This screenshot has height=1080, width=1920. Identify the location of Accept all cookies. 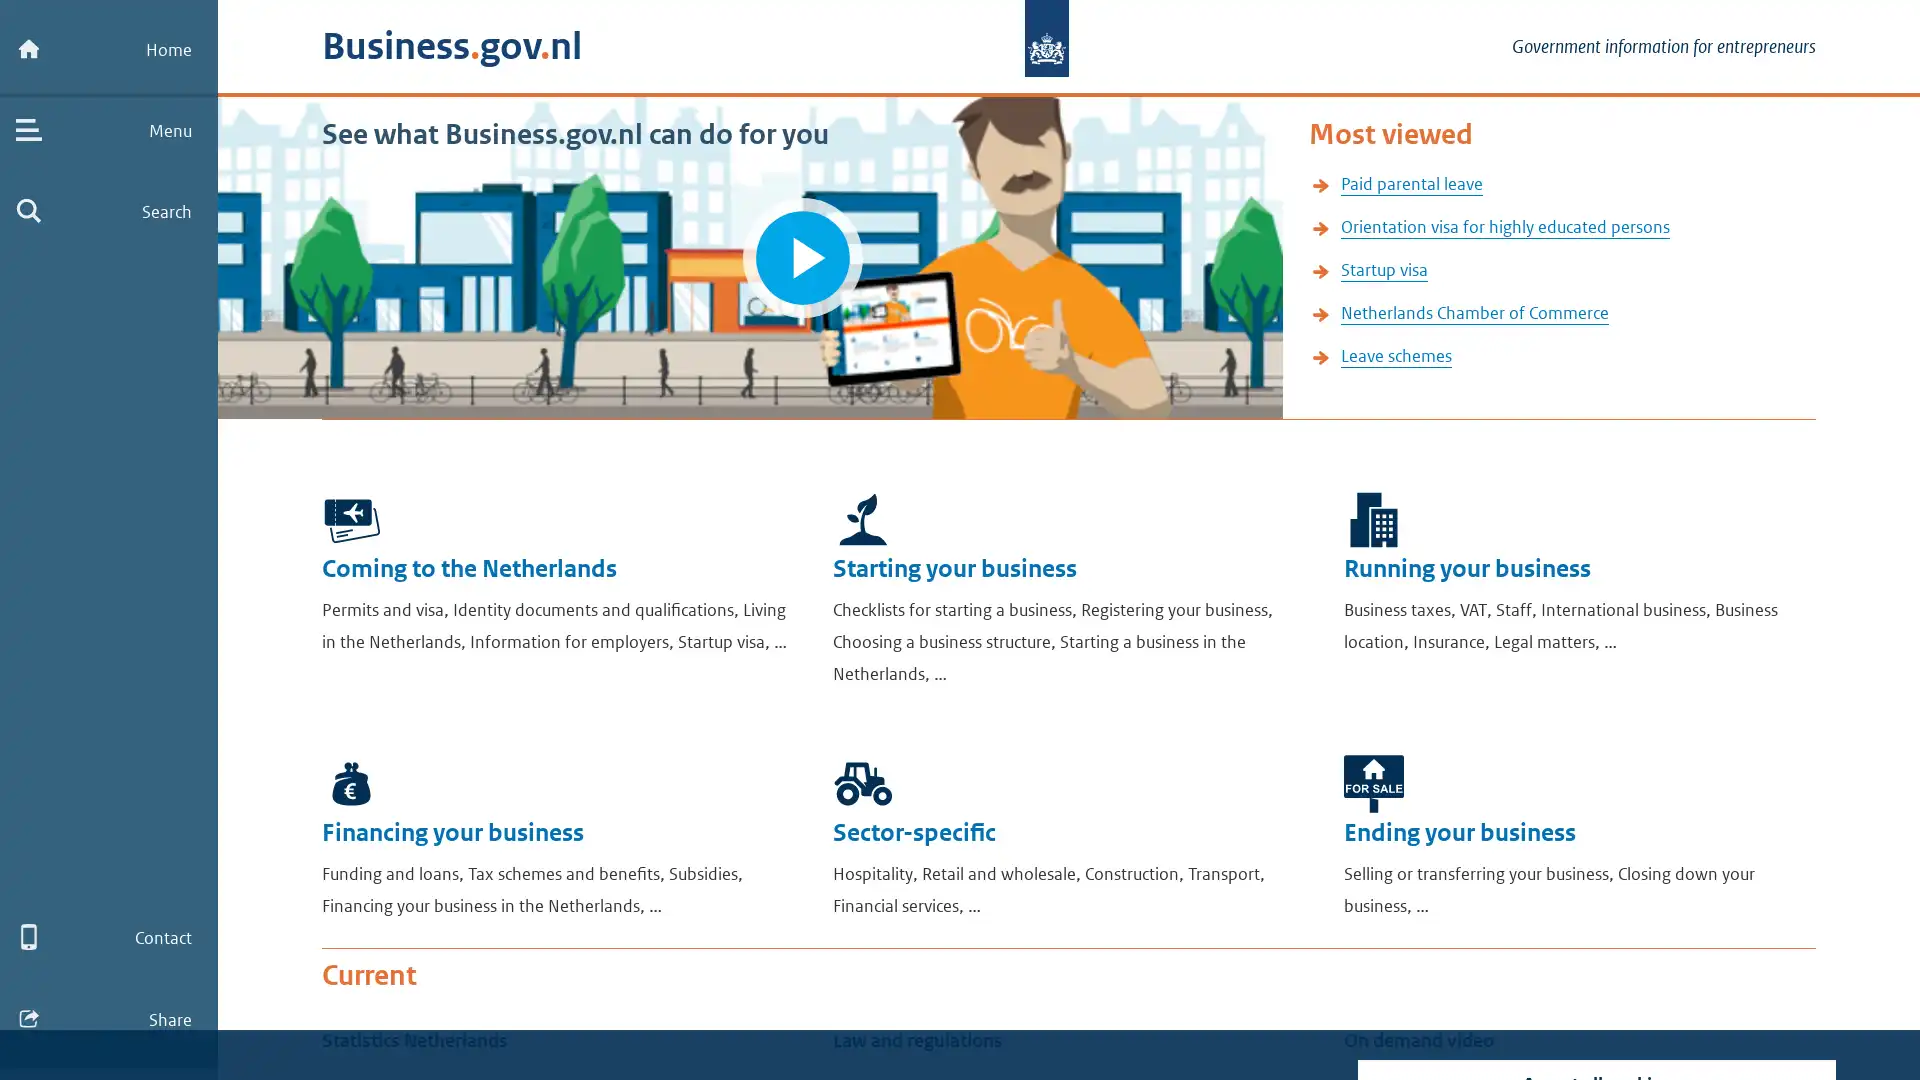
(1596, 944).